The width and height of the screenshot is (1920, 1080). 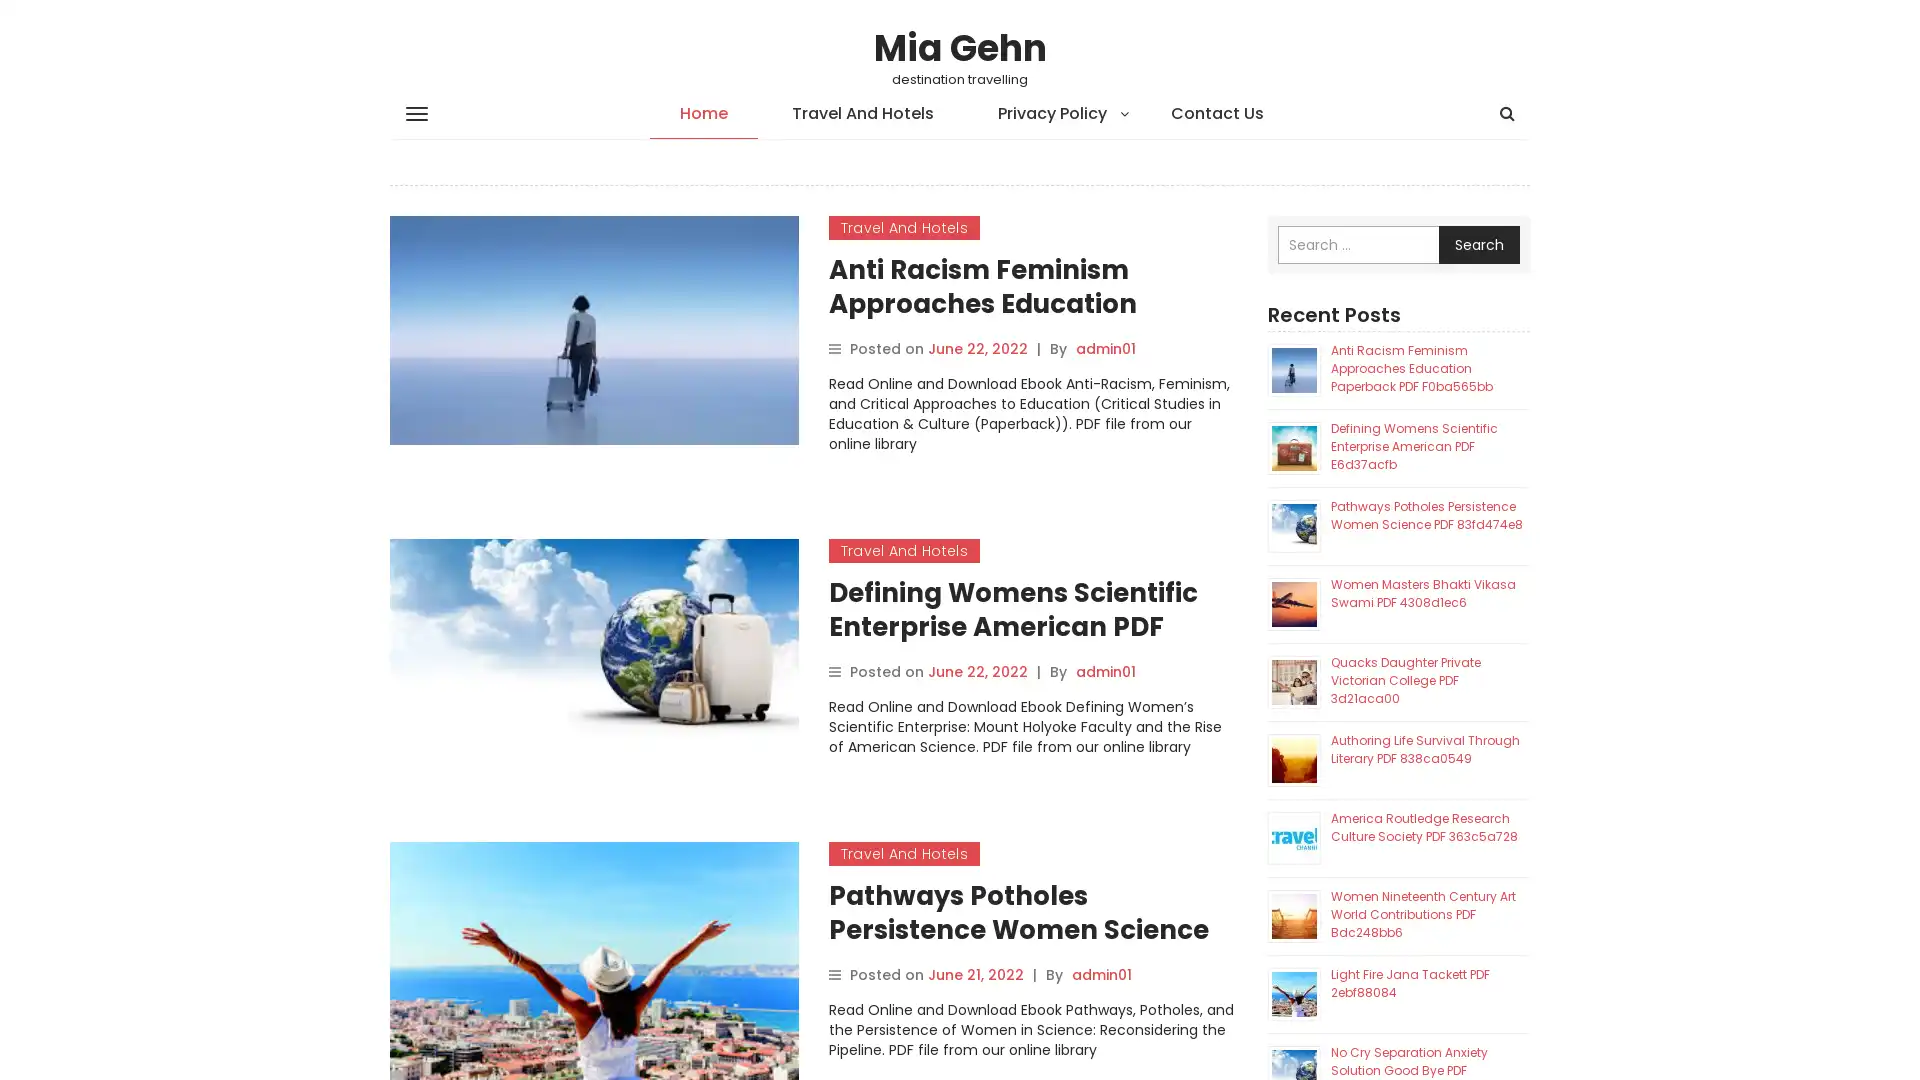 I want to click on Search, so click(x=1479, y=244).